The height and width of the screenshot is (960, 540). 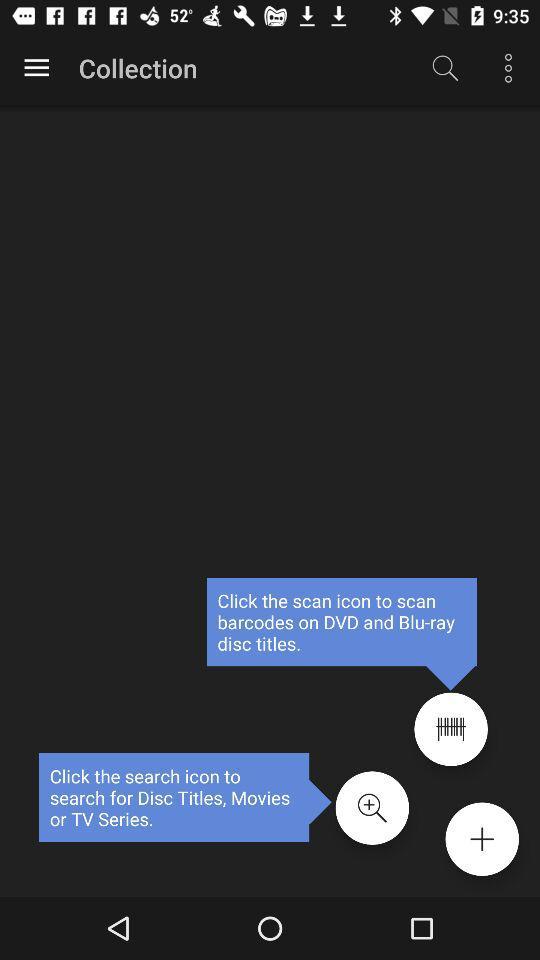 What do you see at coordinates (372, 808) in the screenshot?
I see `zoon in` at bounding box center [372, 808].